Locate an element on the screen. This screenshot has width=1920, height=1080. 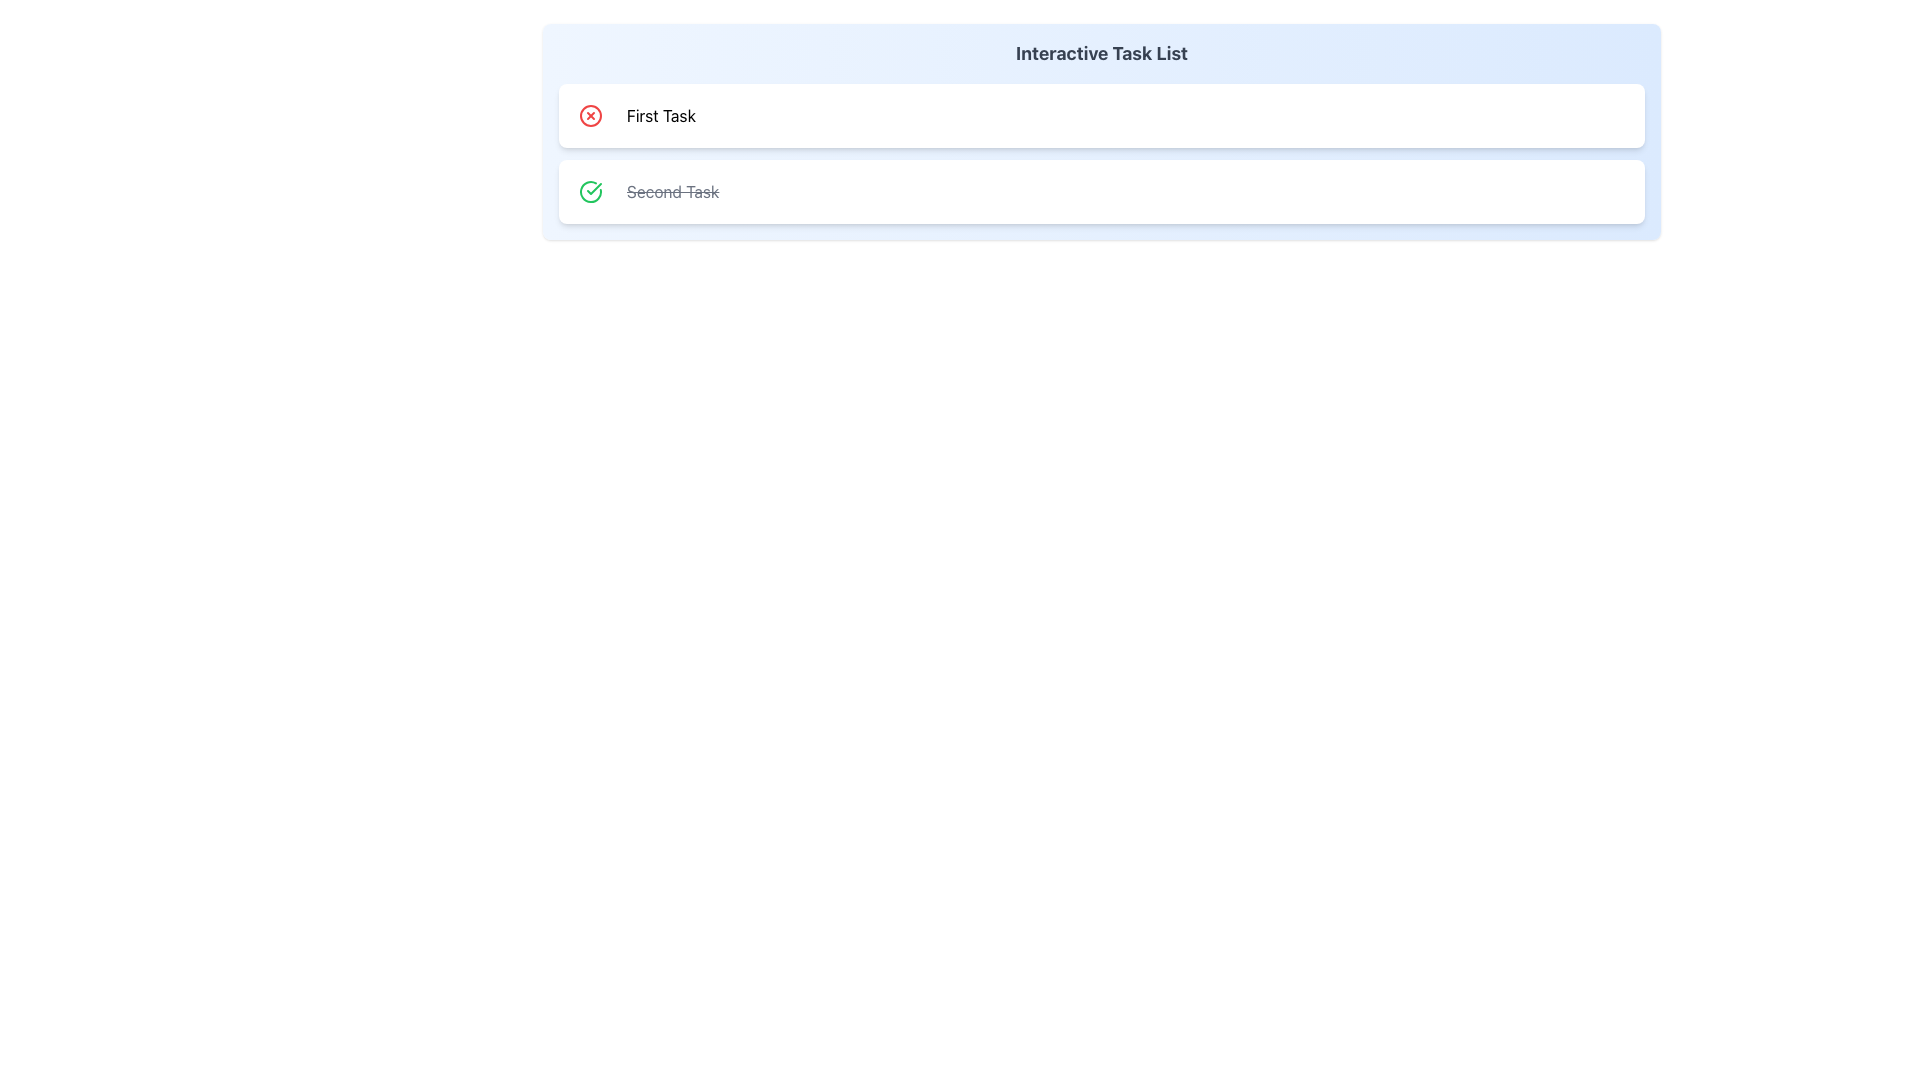
the button located to the left of the 'Second Task' text is located at coordinates (589, 192).